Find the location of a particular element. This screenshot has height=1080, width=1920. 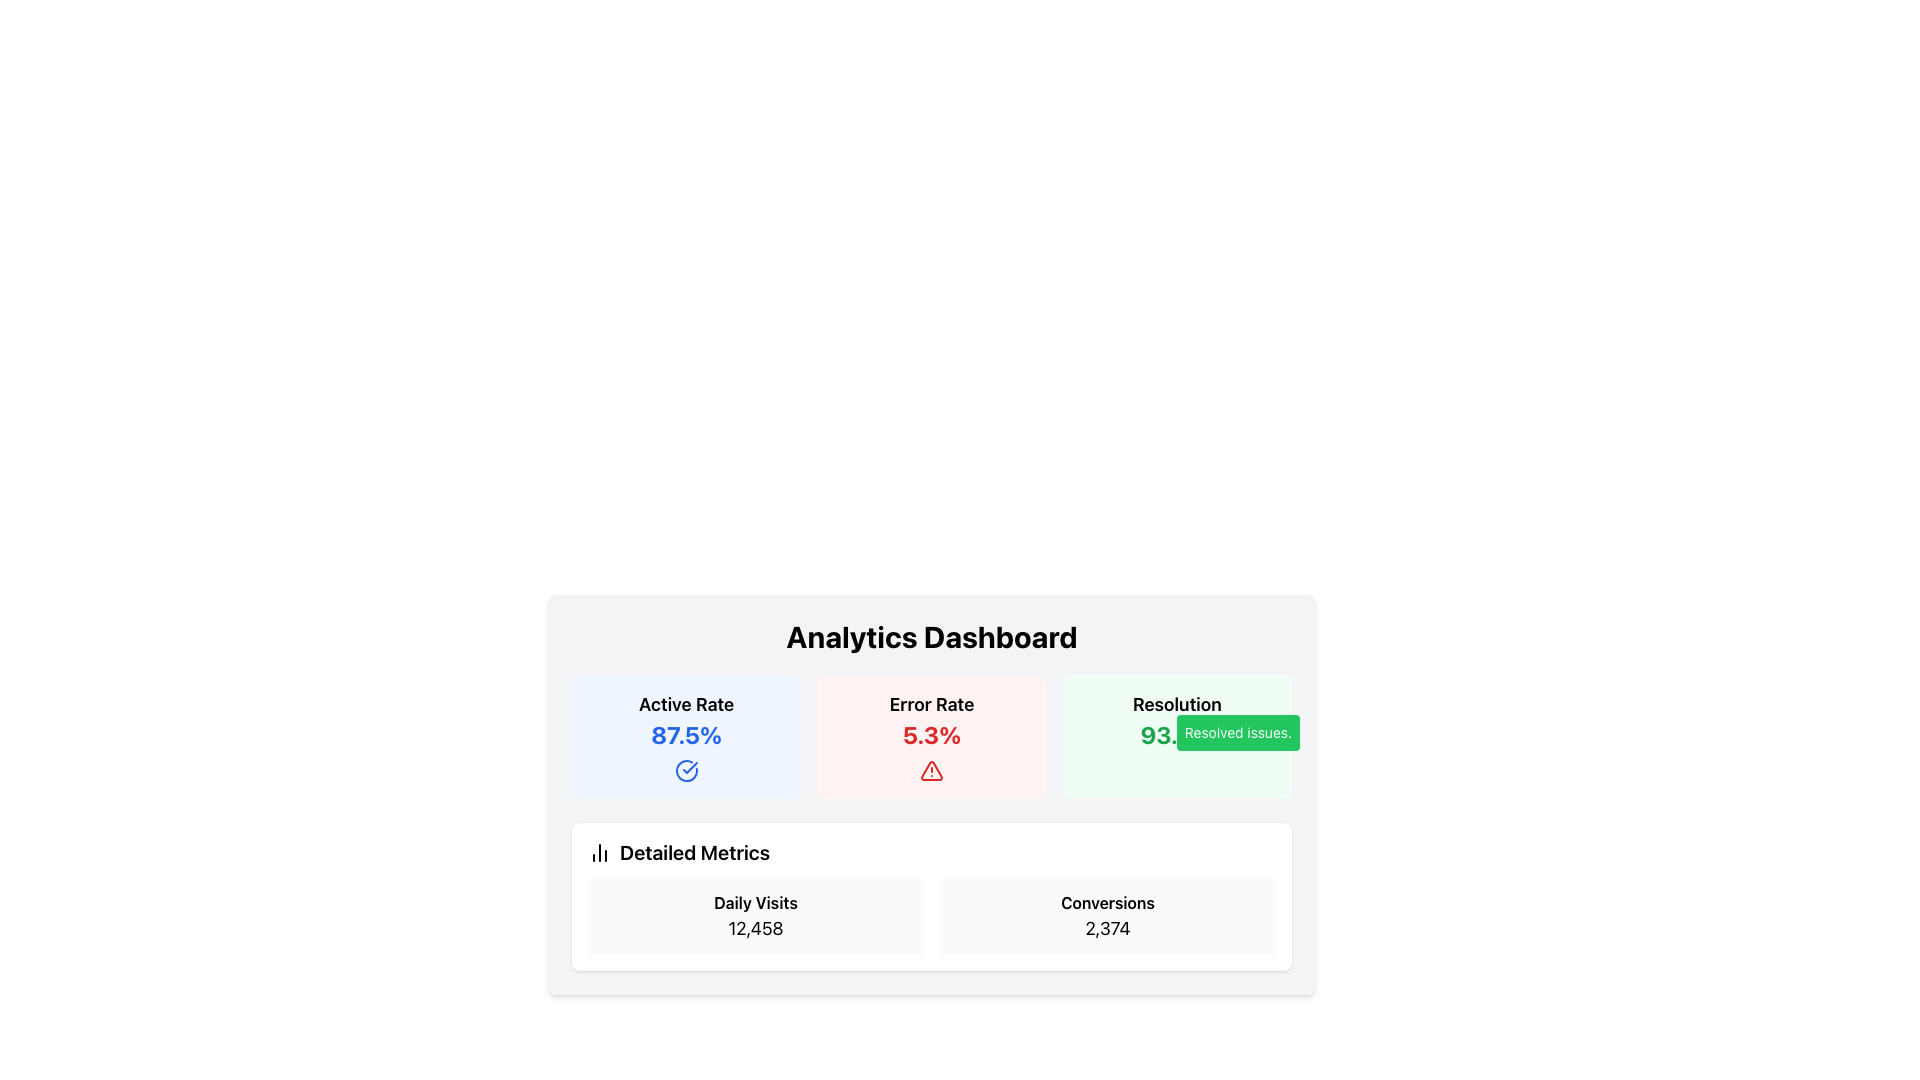

the 'Active Rate' text label, which is displayed in bold with a dark color on a light blue background is located at coordinates (686, 704).